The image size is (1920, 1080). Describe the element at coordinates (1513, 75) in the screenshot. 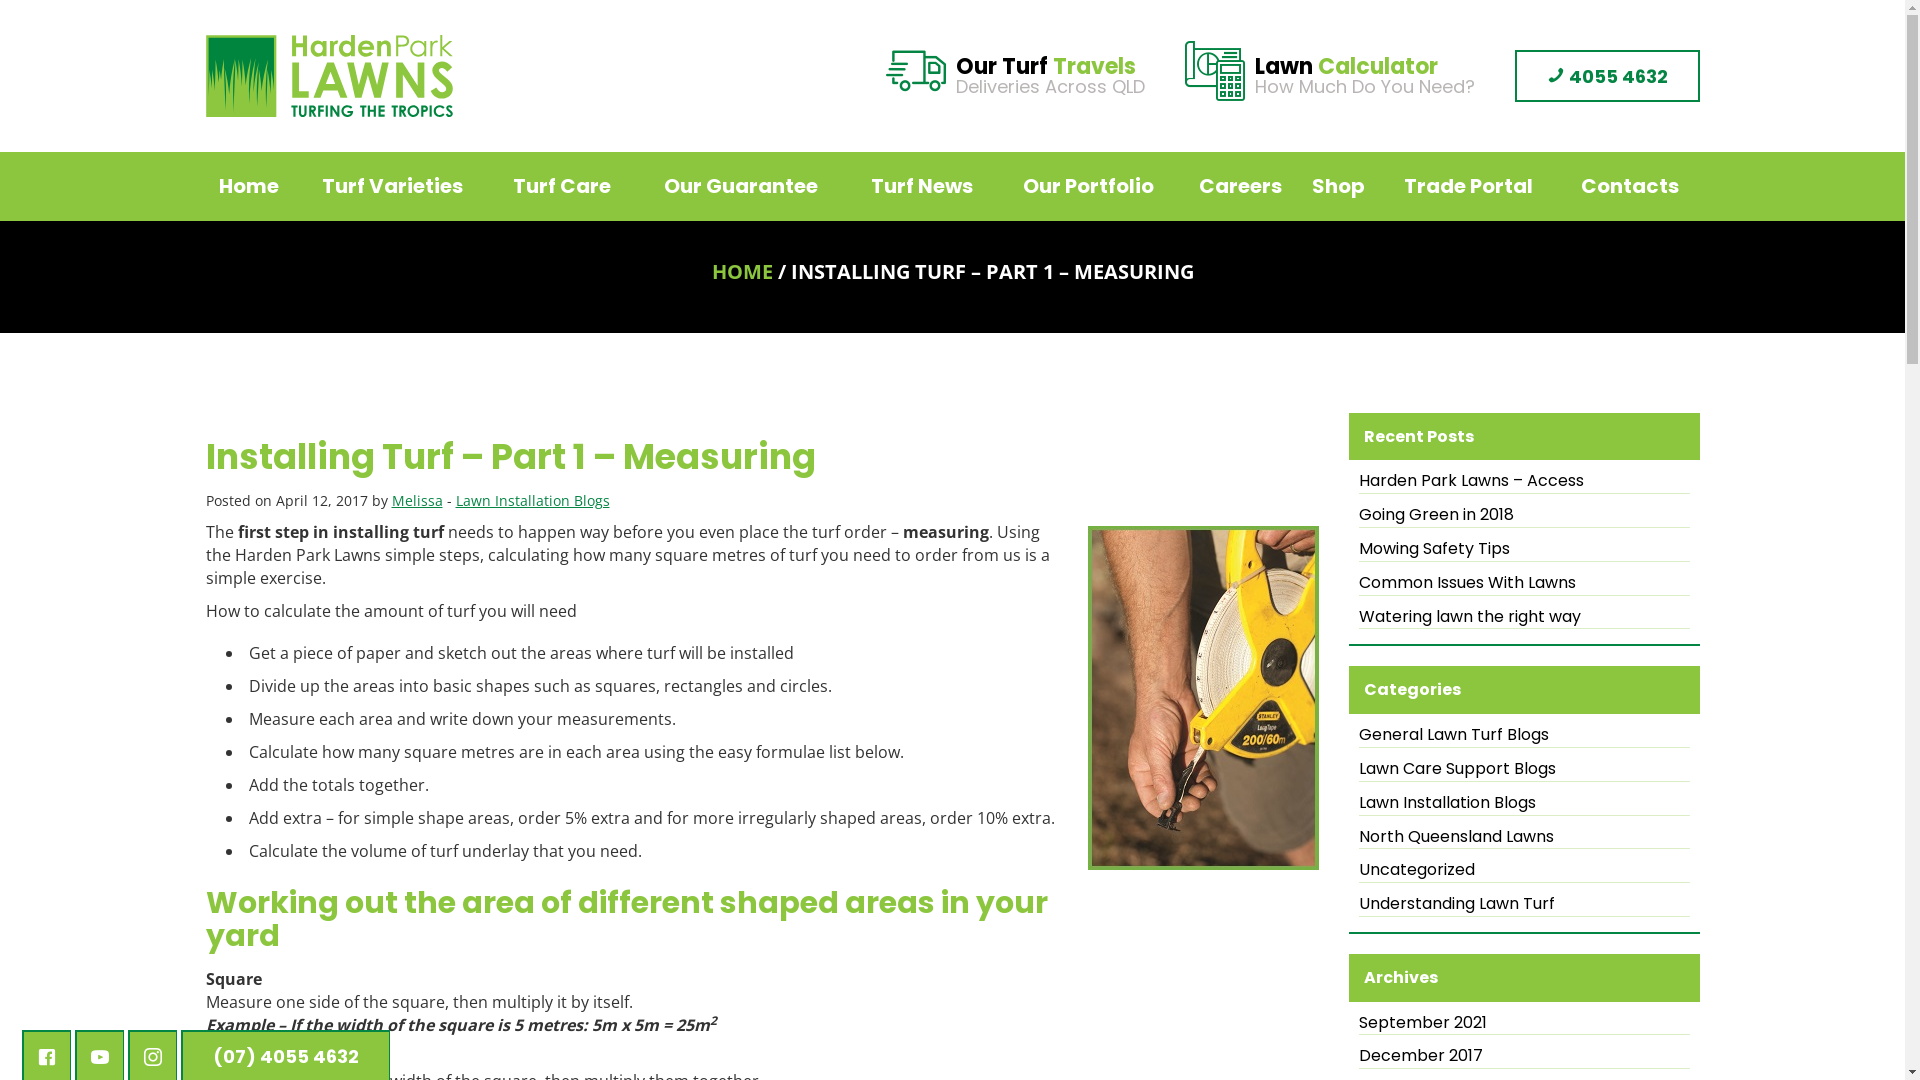

I see `'4055 4632'` at that location.